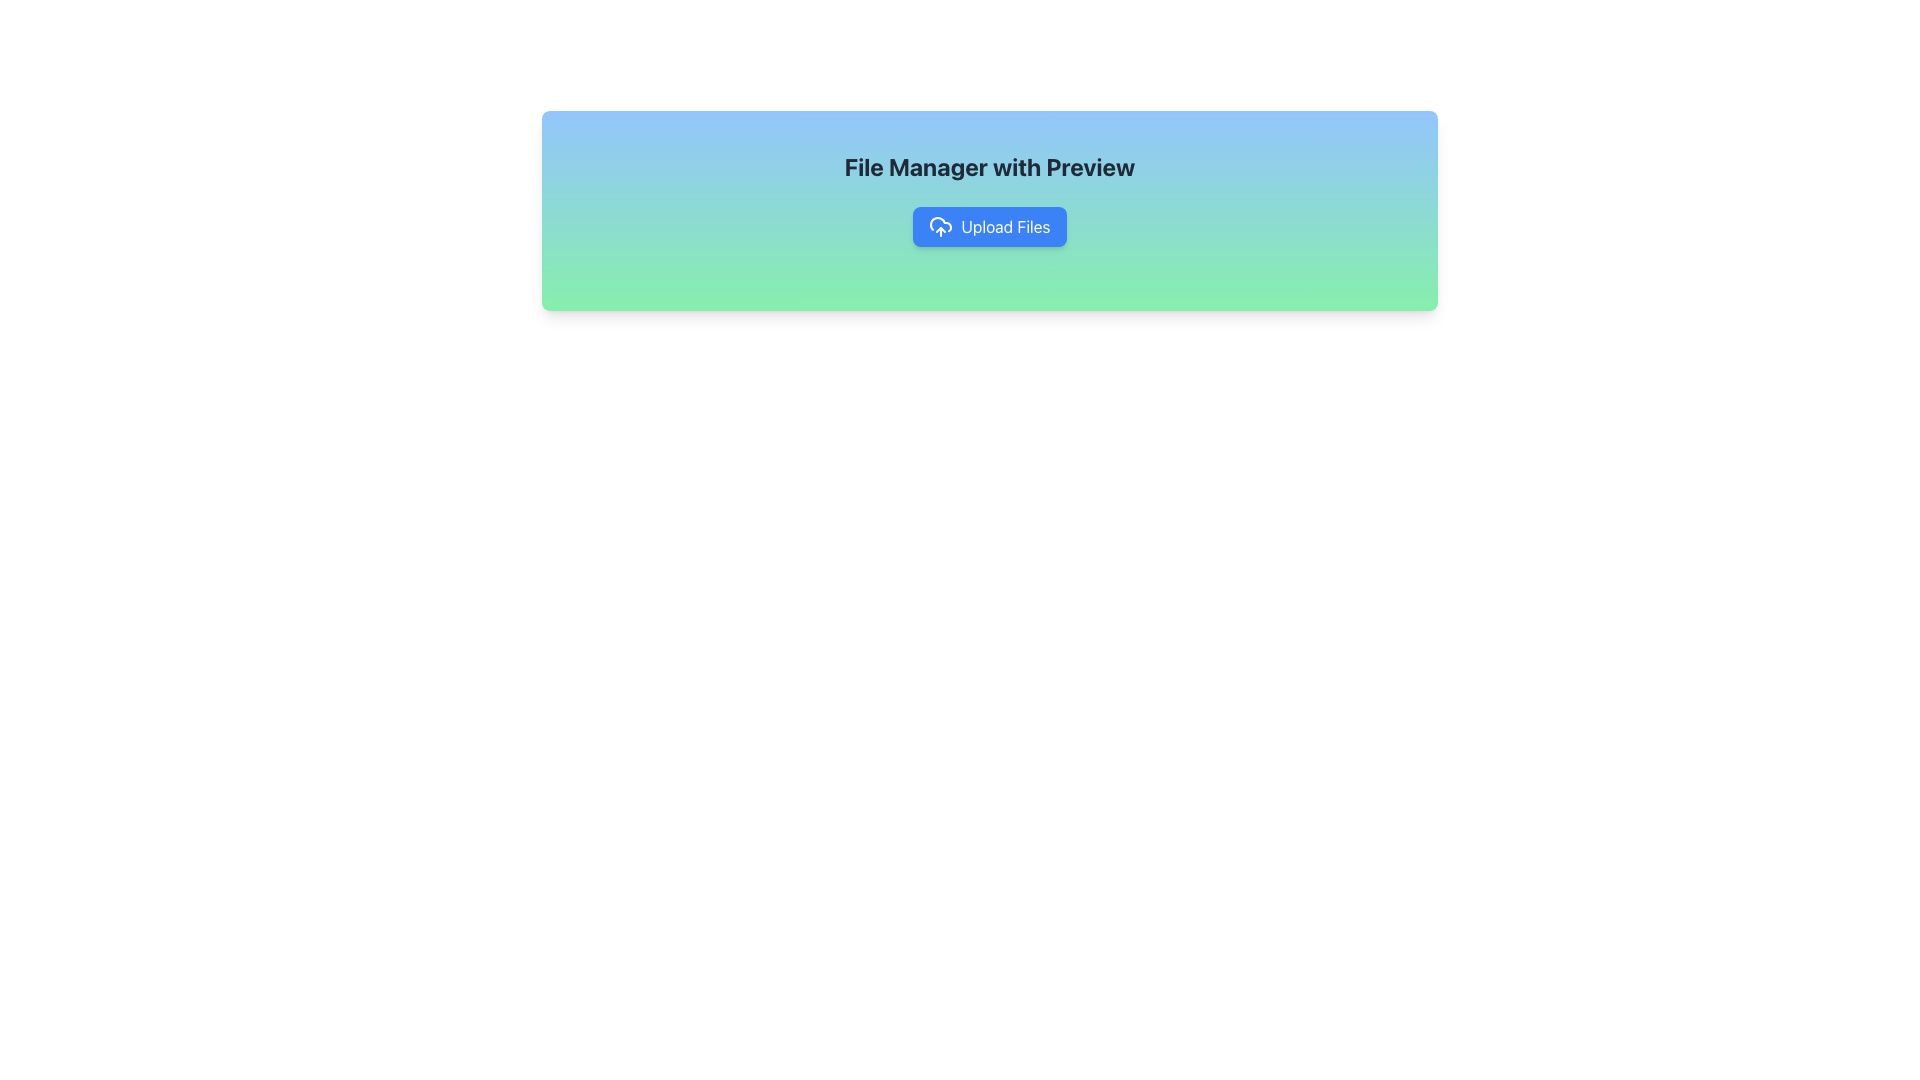 This screenshot has height=1080, width=1920. What do you see at coordinates (940, 226) in the screenshot?
I see `the upload icon located within the 'Upload Files' button, which is horizontally aligned with the text label and centered below the 'File Manager with Preview' title` at bounding box center [940, 226].